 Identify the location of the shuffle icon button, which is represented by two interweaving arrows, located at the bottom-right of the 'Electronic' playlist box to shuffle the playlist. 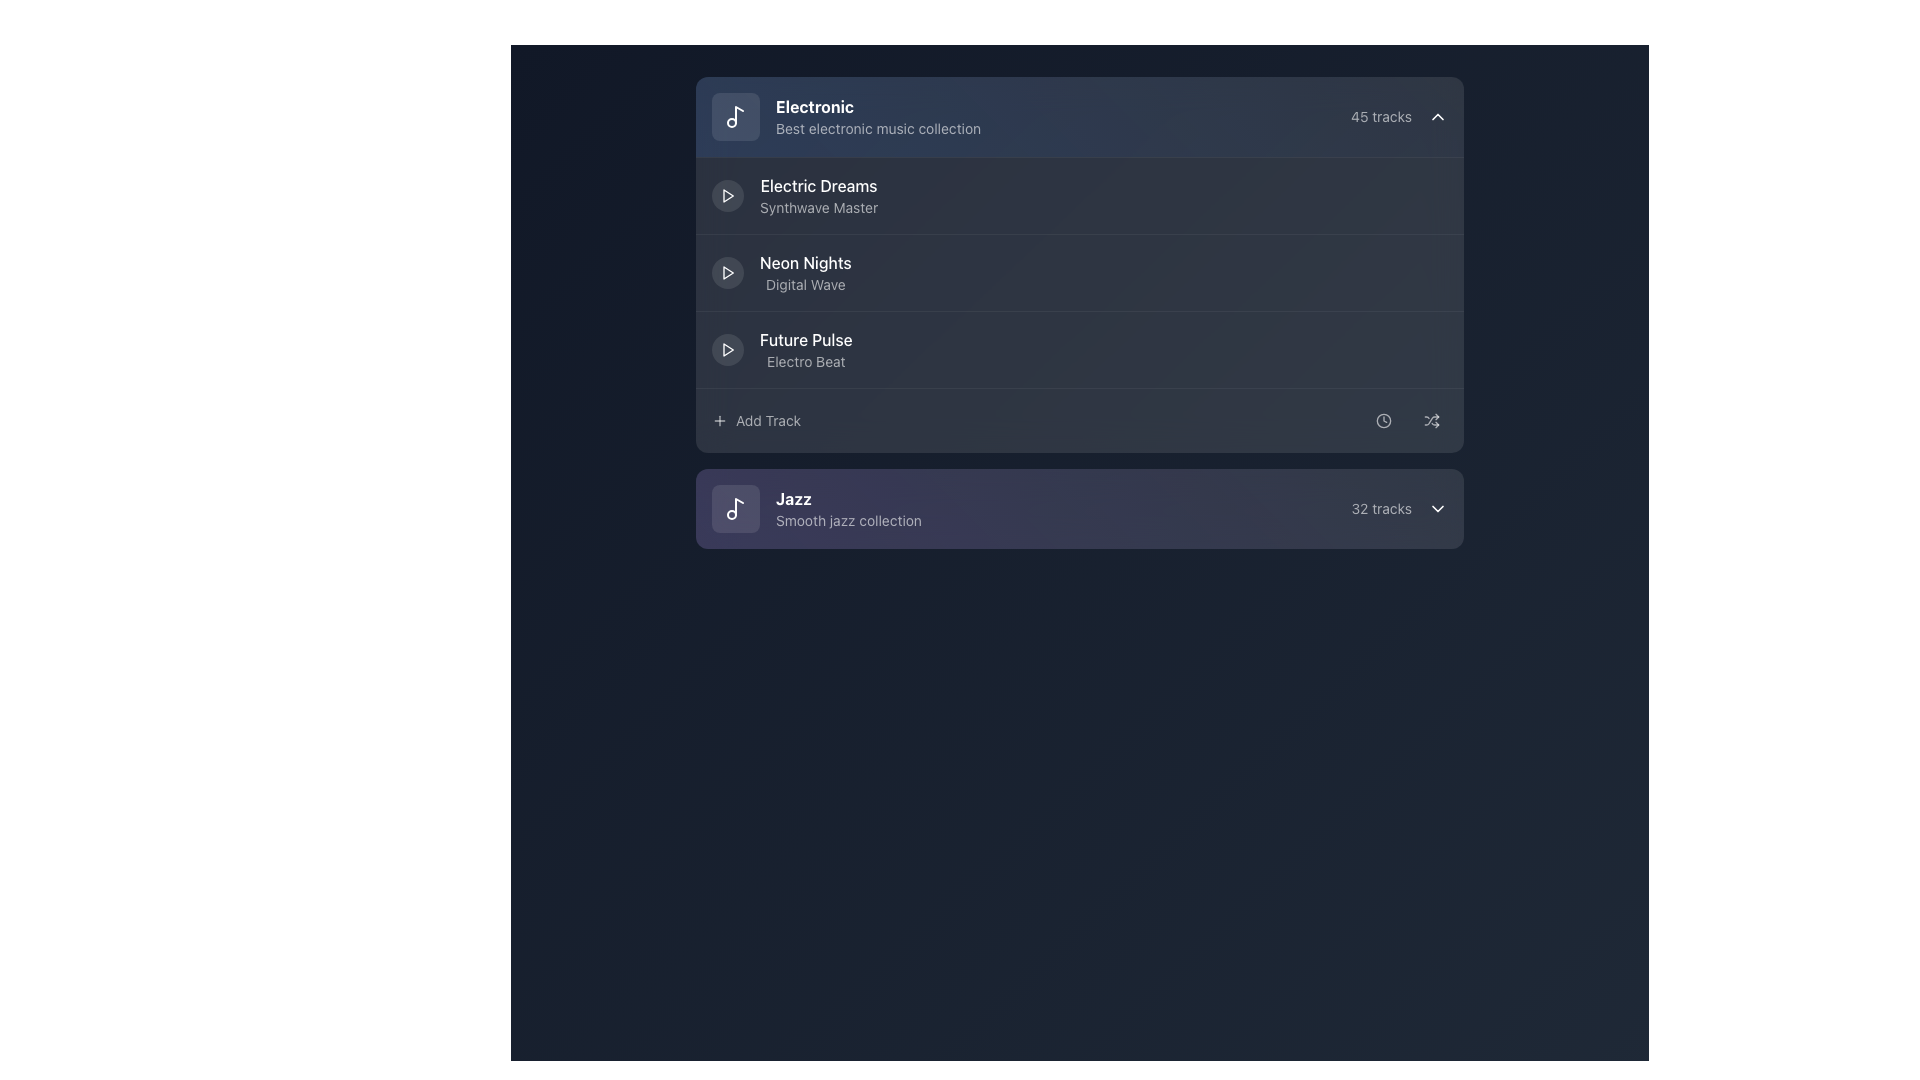
(1430, 419).